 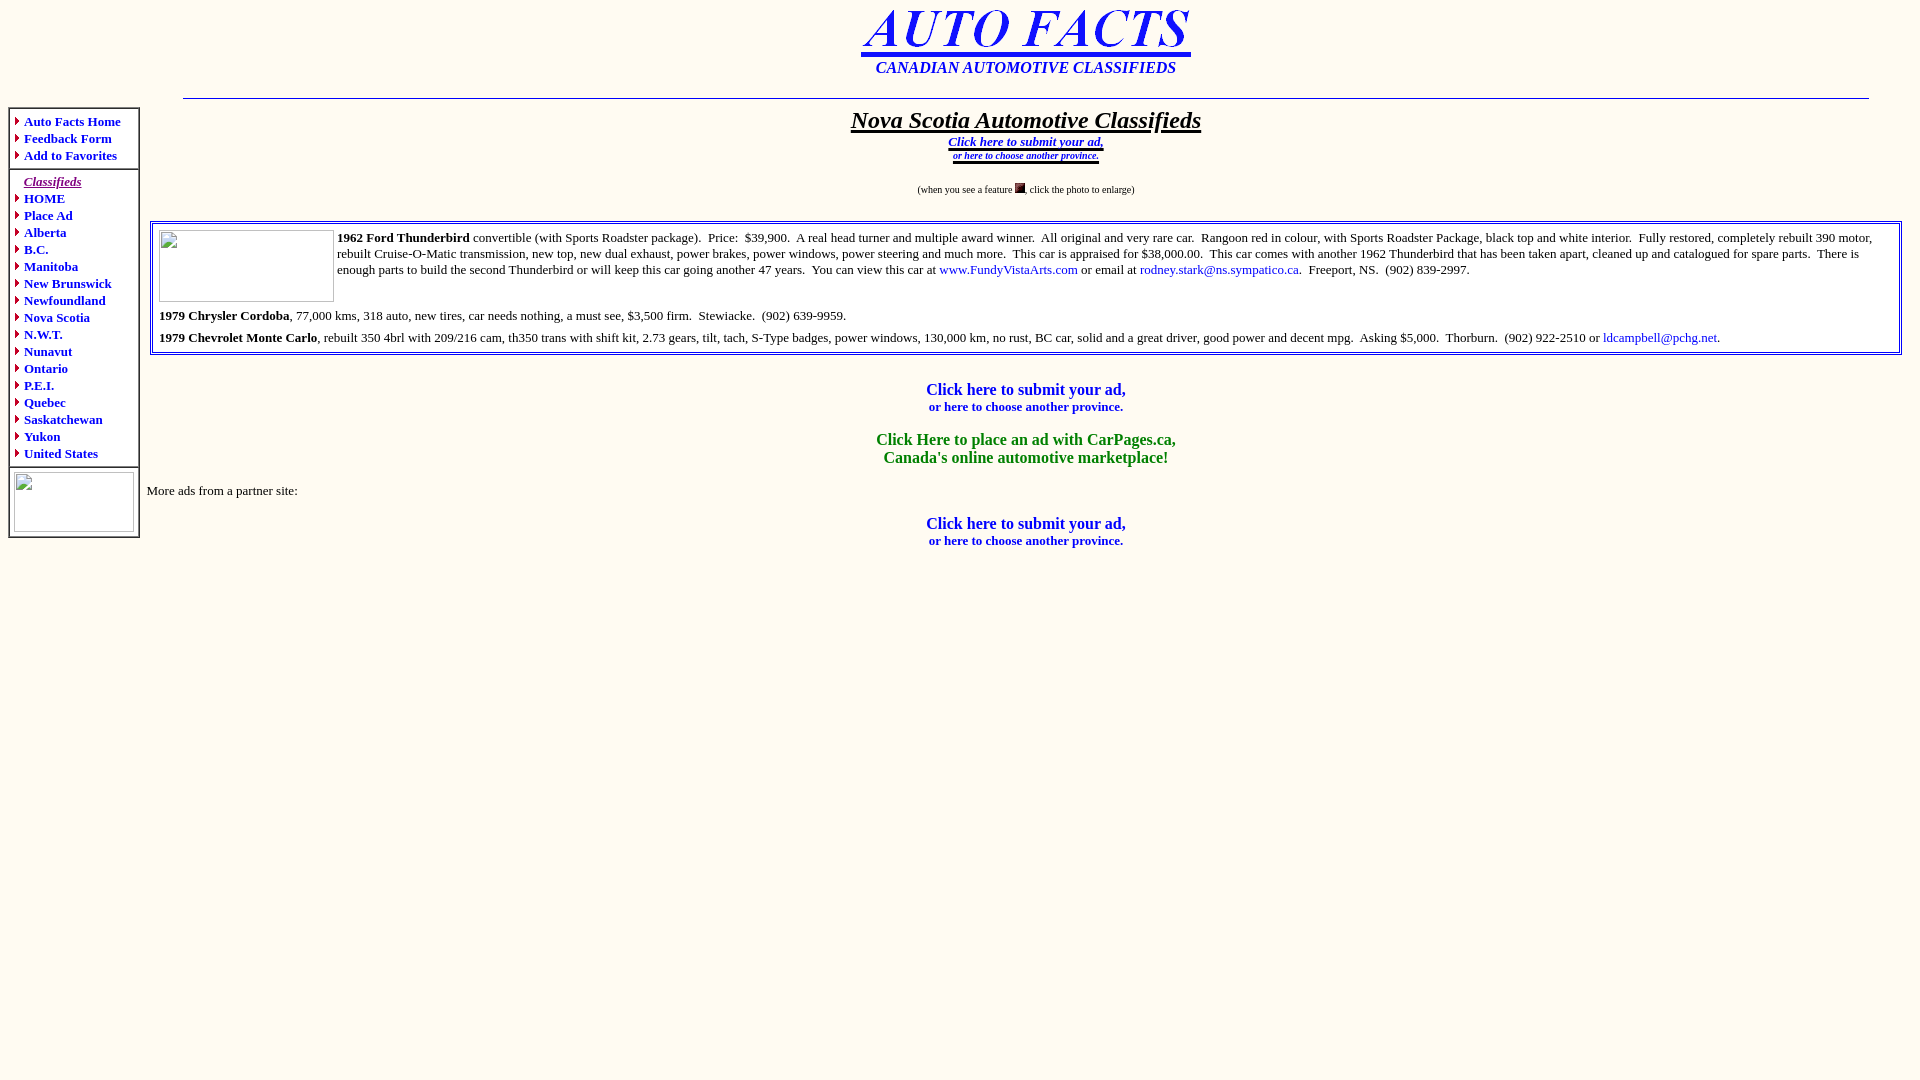 What do you see at coordinates (14, 368) in the screenshot?
I see `'Ontario'` at bounding box center [14, 368].